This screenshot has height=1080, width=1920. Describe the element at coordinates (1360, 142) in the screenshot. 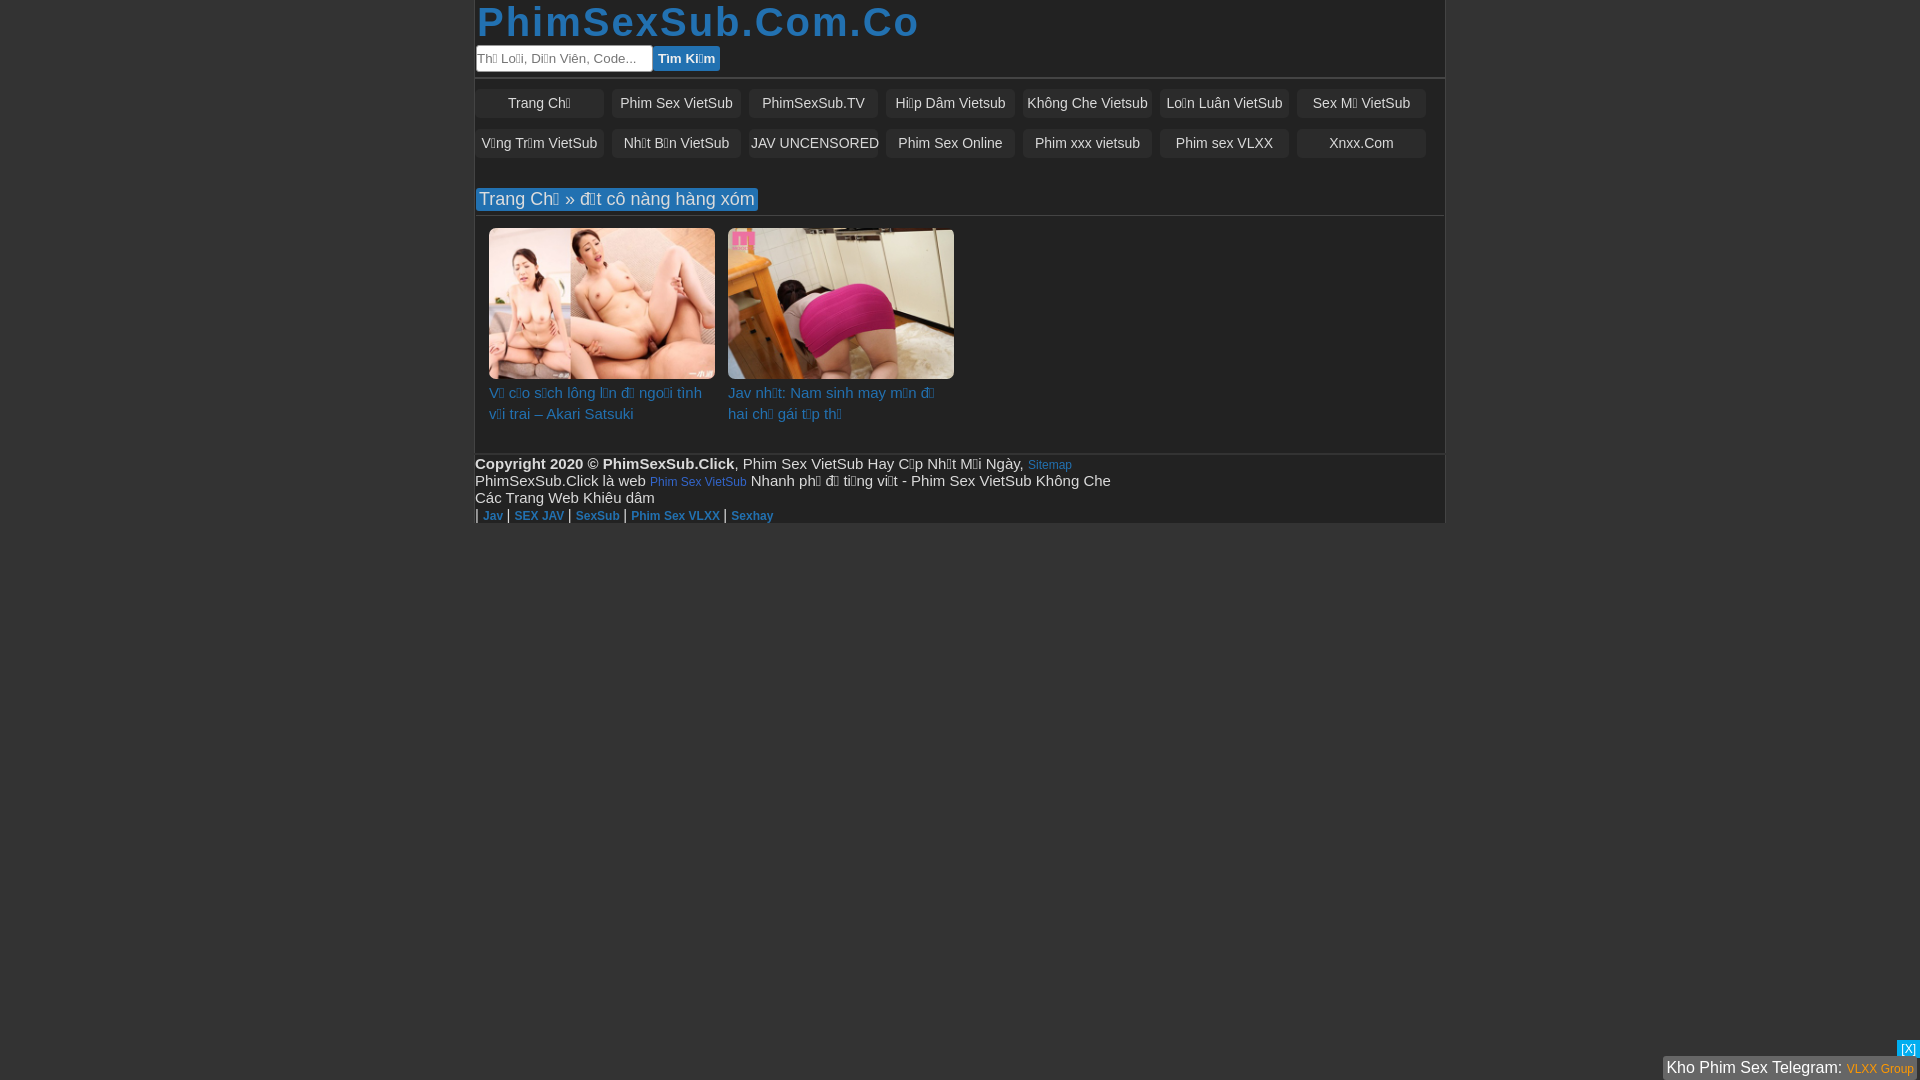

I see `'Xnxx.Com'` at that location.